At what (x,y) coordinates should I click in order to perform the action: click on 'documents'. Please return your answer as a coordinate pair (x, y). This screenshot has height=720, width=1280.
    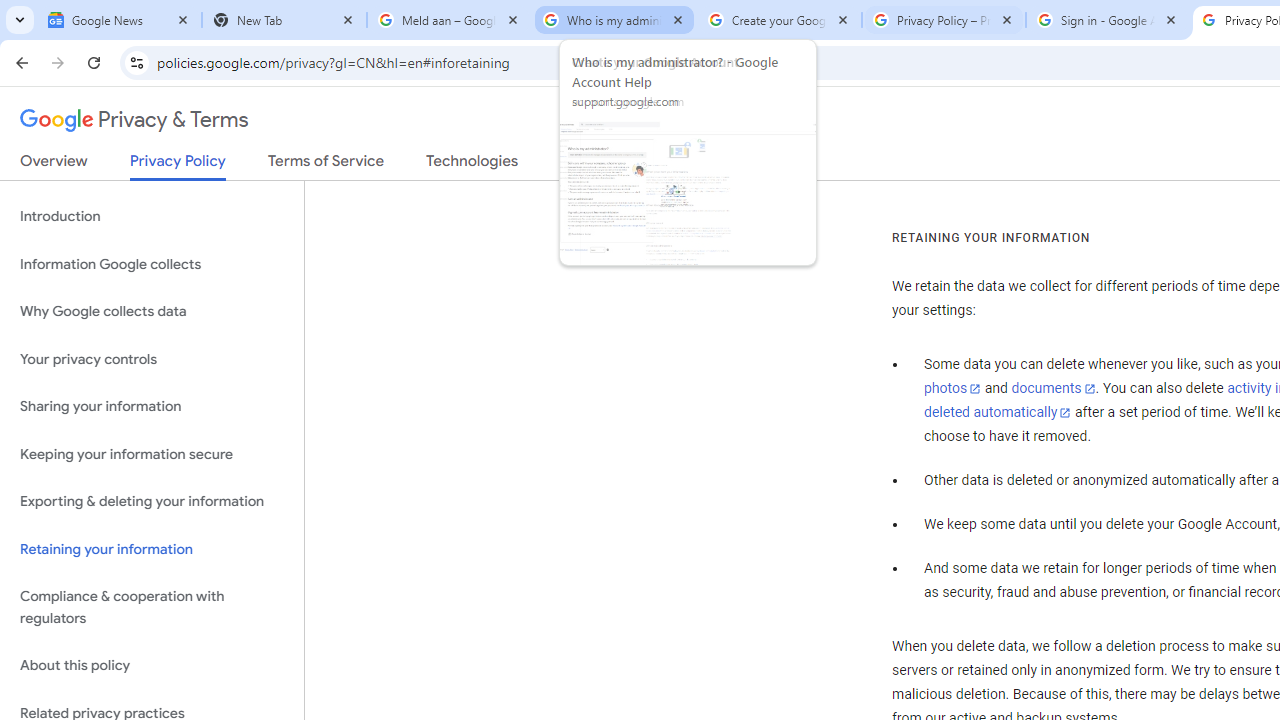
    Looking at the image, I should click on (1052, 389).